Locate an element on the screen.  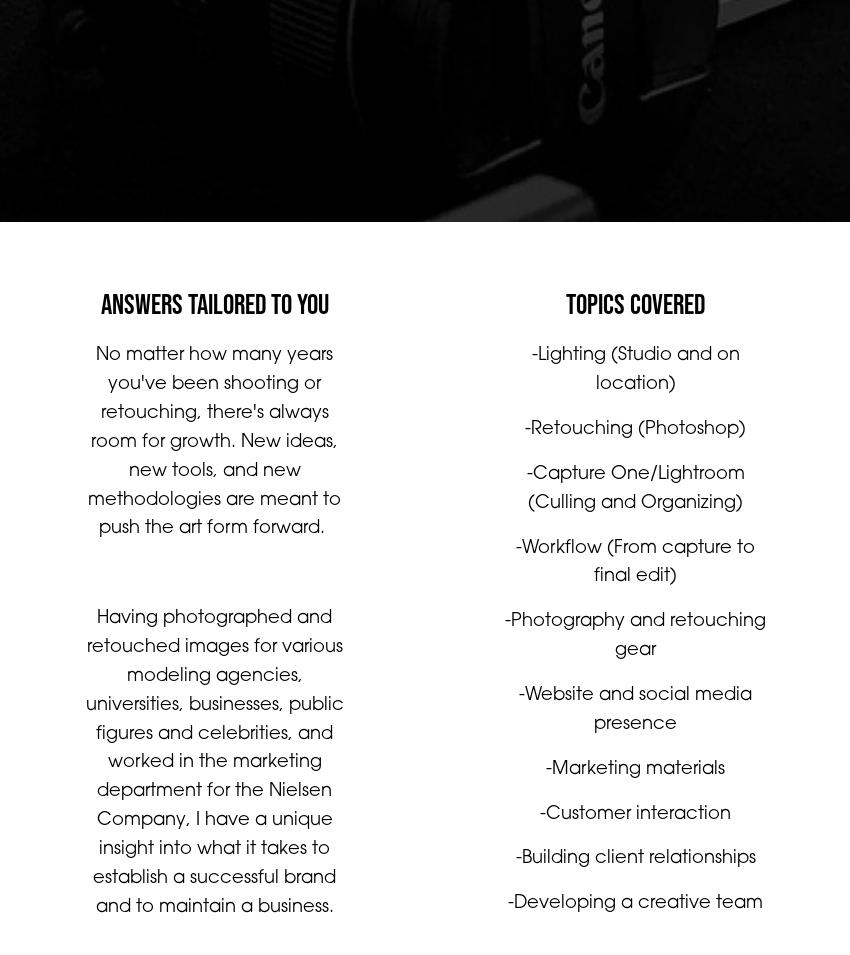
'No matter how many years you've been shooting or retouching, there's always room for growth. New ideas, new tools, and new methodologies are meant to push the art form forward.' is located at coordinates (86, 461).